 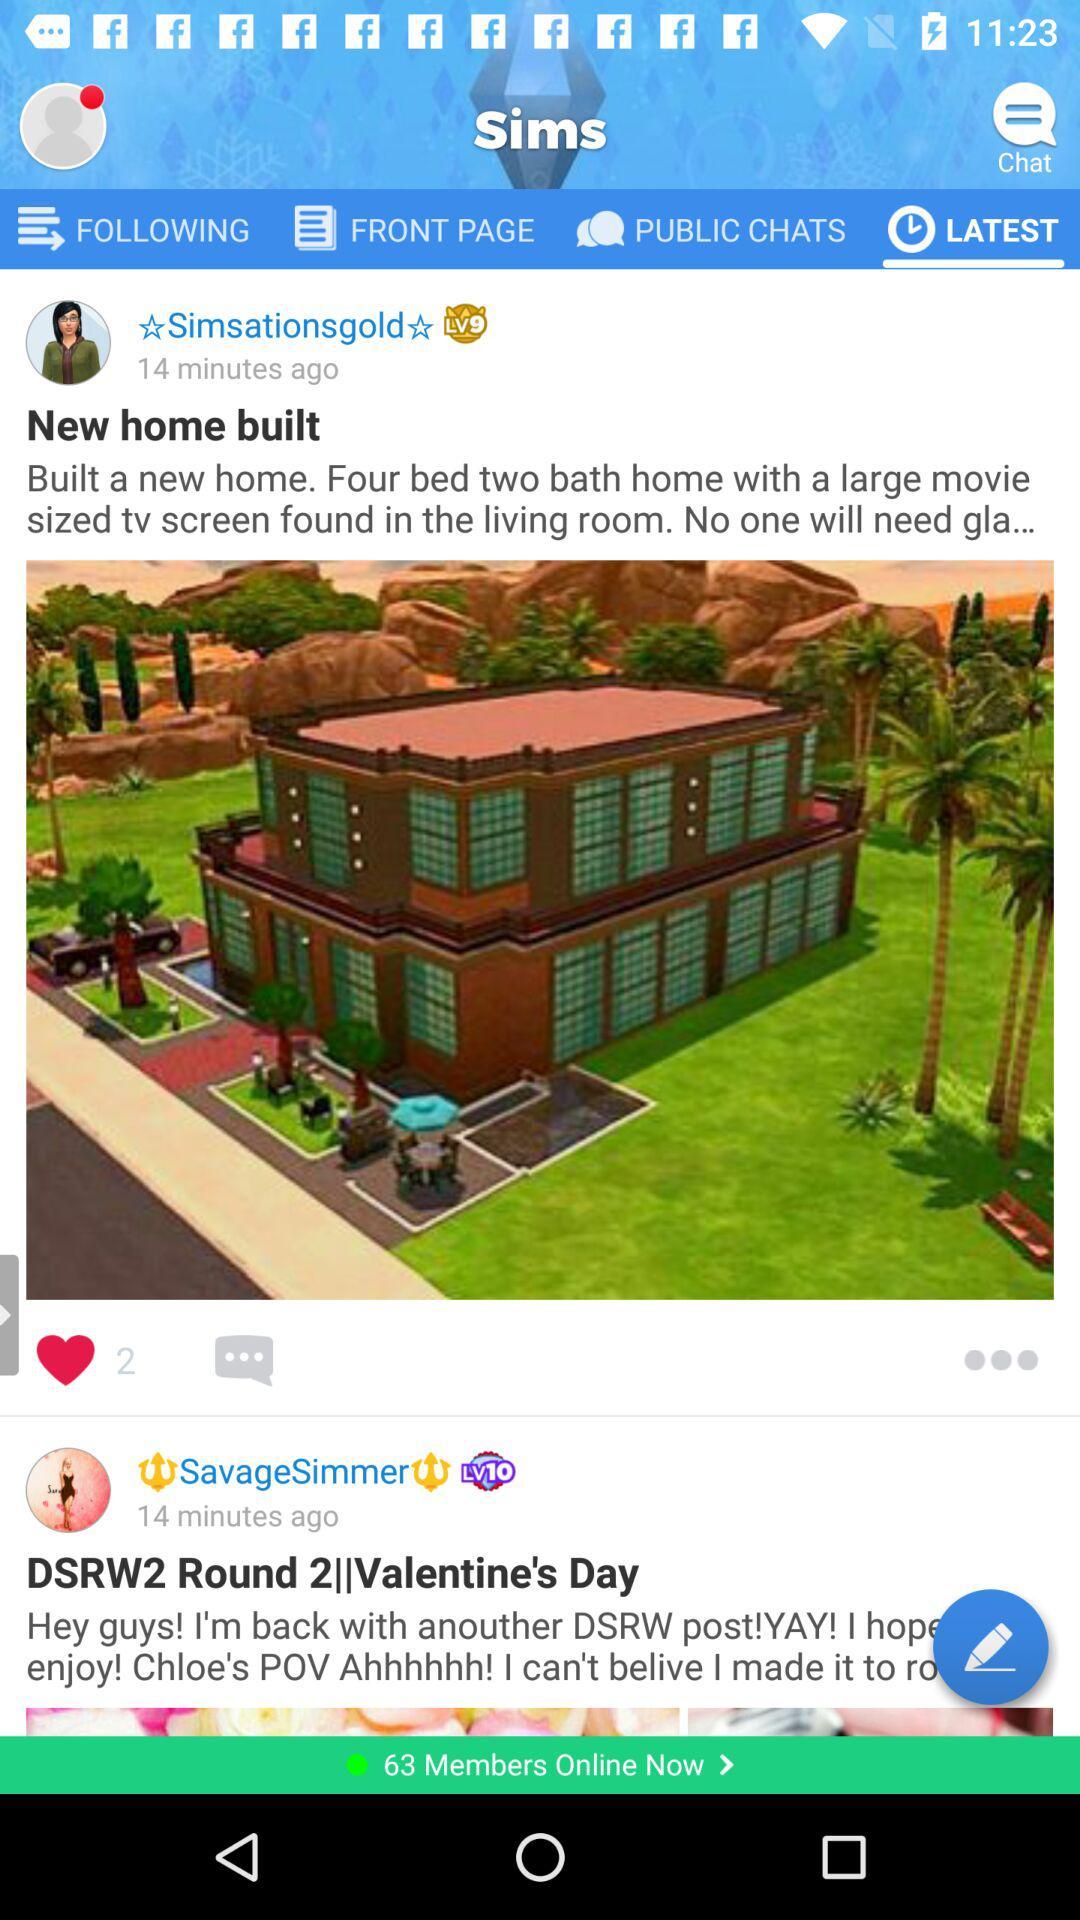 What do you see at coordinates (61, 124) in the screenshot?
I see `access profile` at bounding box center [61, 124].